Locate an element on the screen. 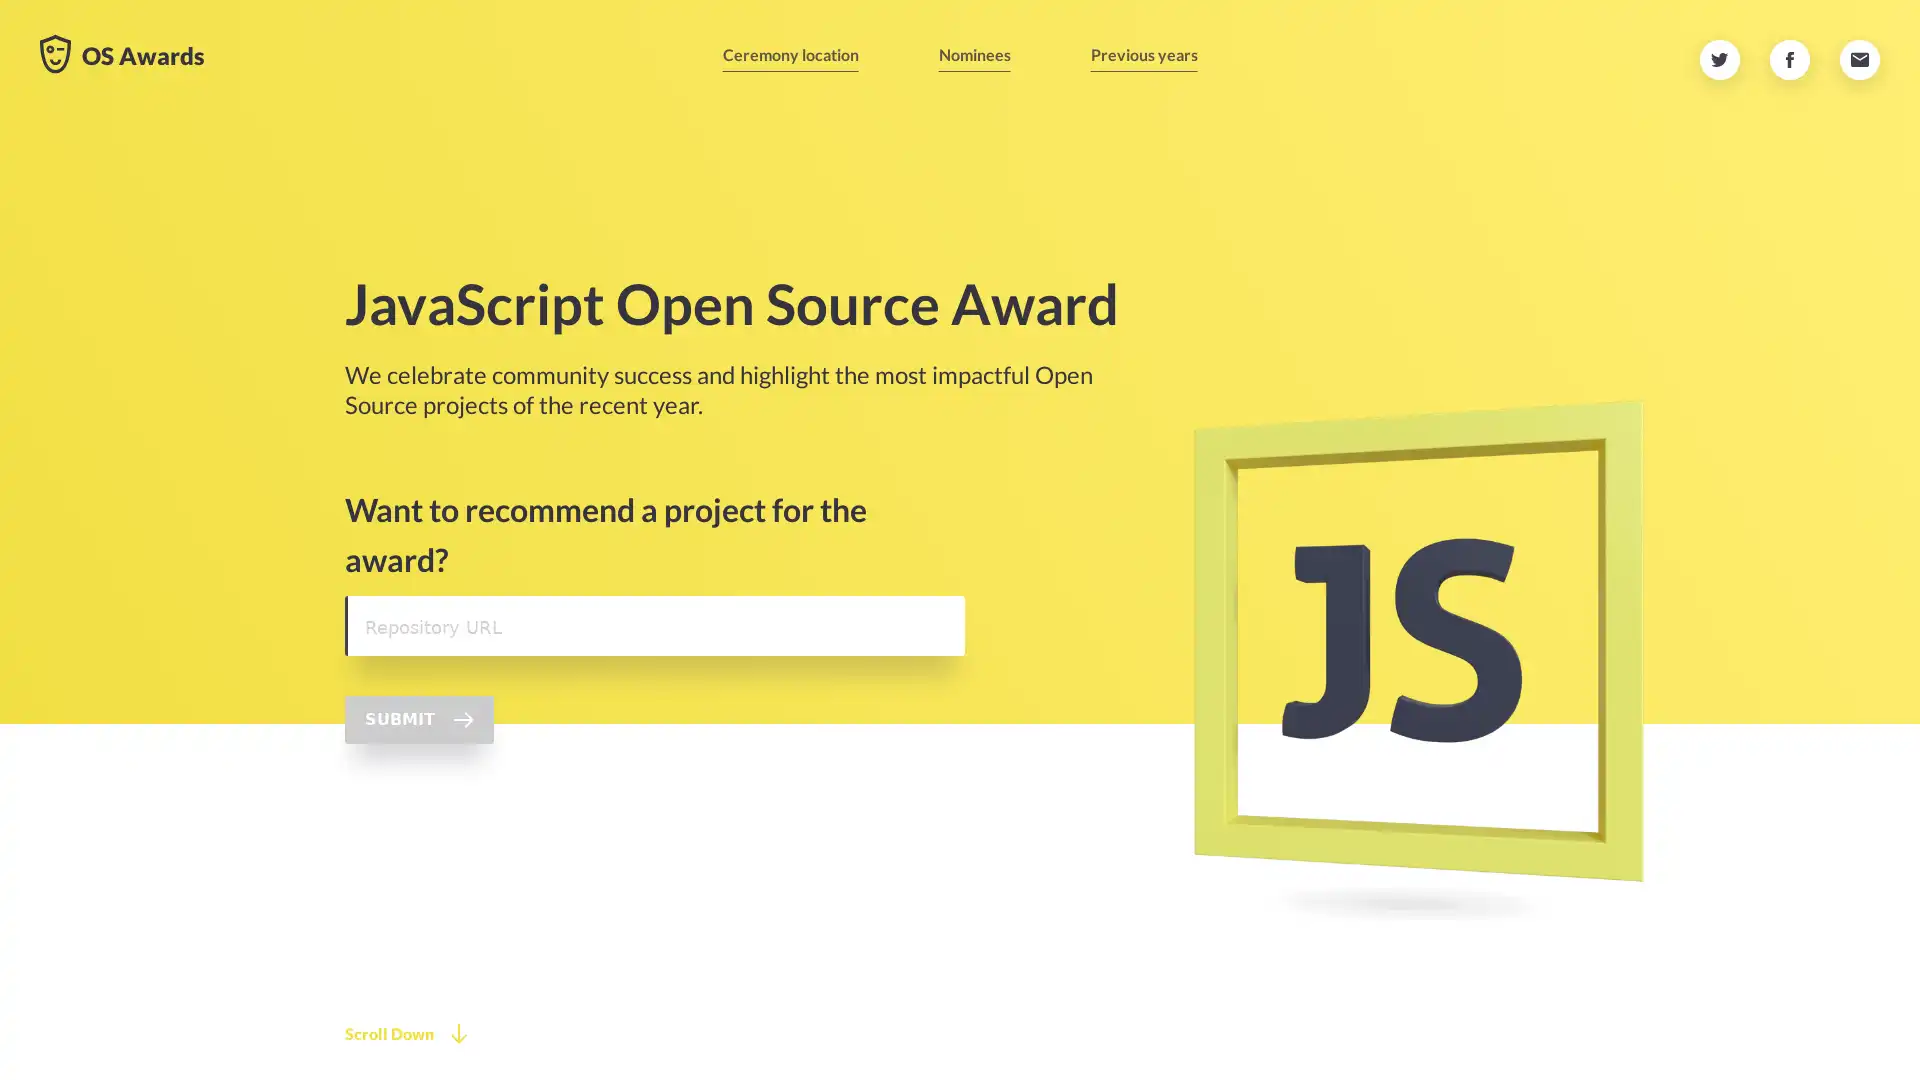  SUBMIT is located at coordinates (418, 717).